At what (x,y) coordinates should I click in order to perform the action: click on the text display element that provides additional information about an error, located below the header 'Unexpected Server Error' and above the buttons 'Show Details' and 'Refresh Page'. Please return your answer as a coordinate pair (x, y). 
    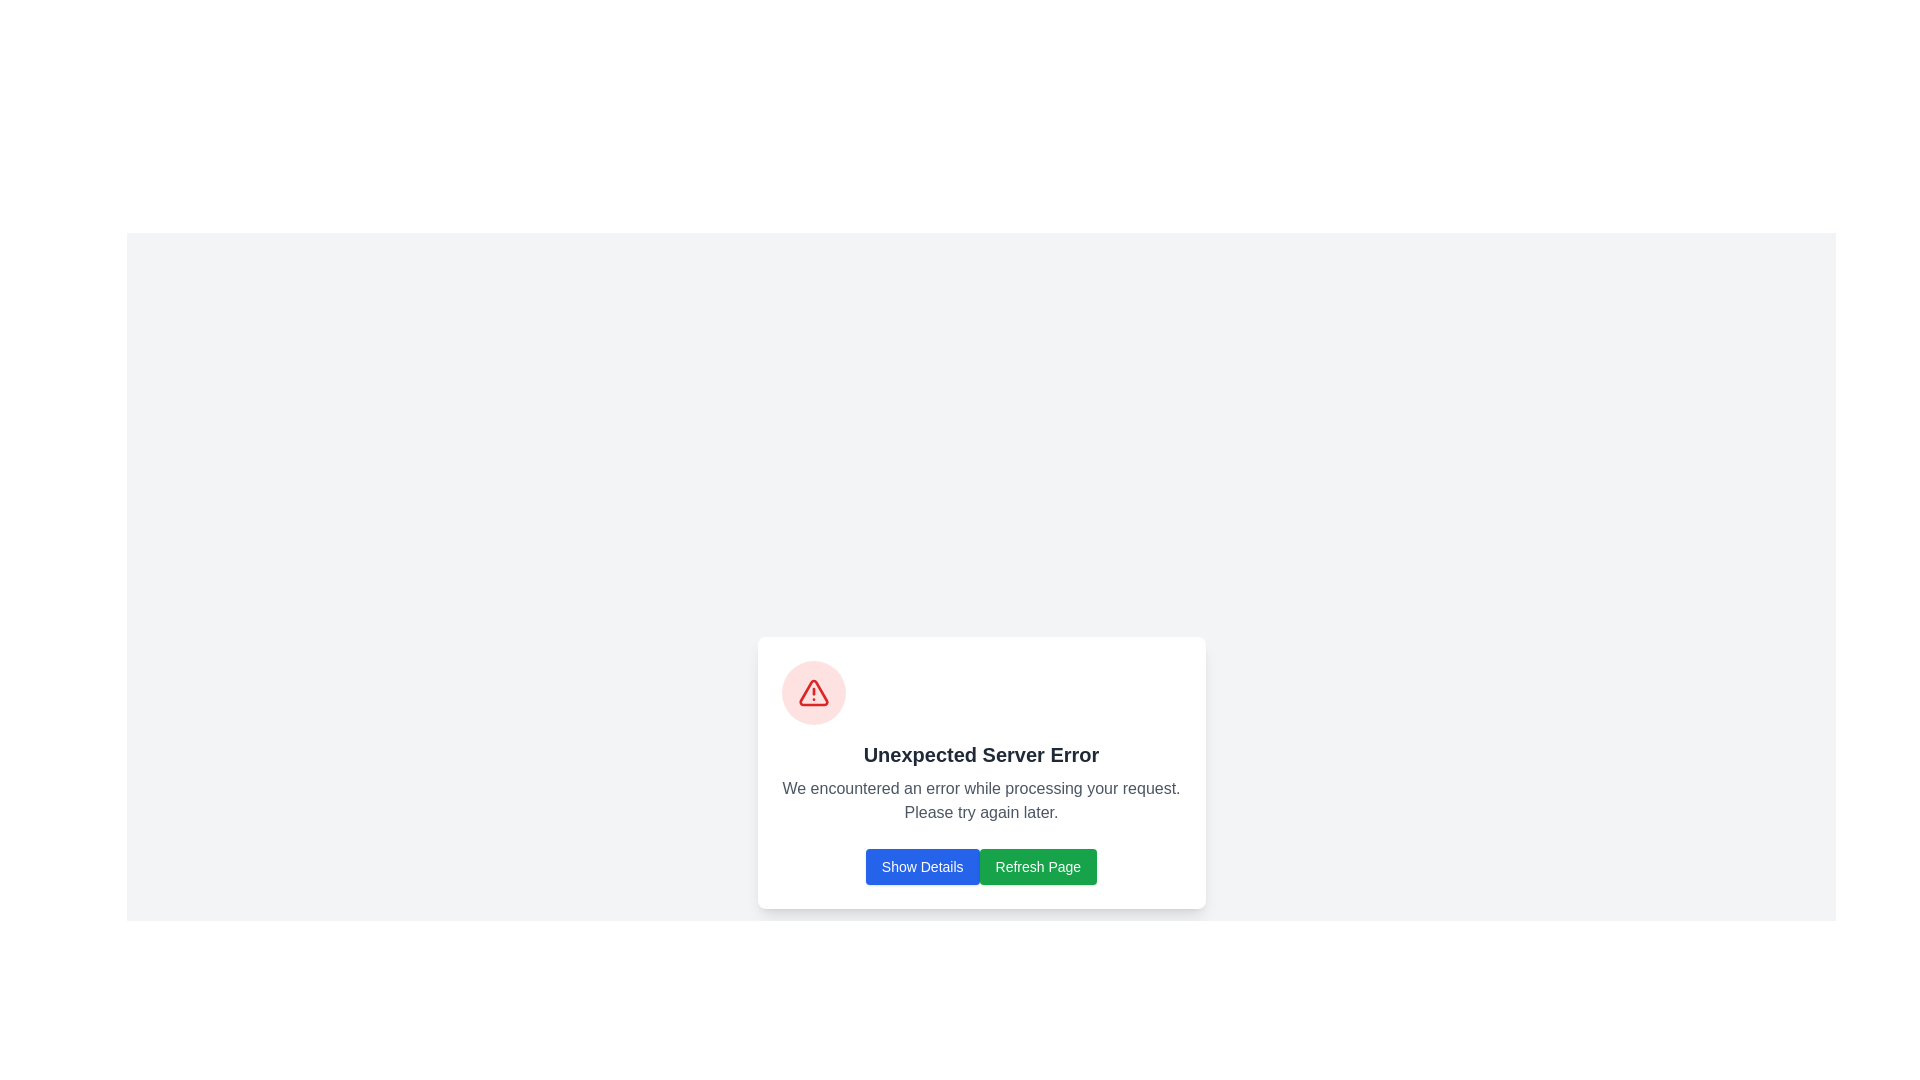
    Looking at the image, I should click on (981, 800).